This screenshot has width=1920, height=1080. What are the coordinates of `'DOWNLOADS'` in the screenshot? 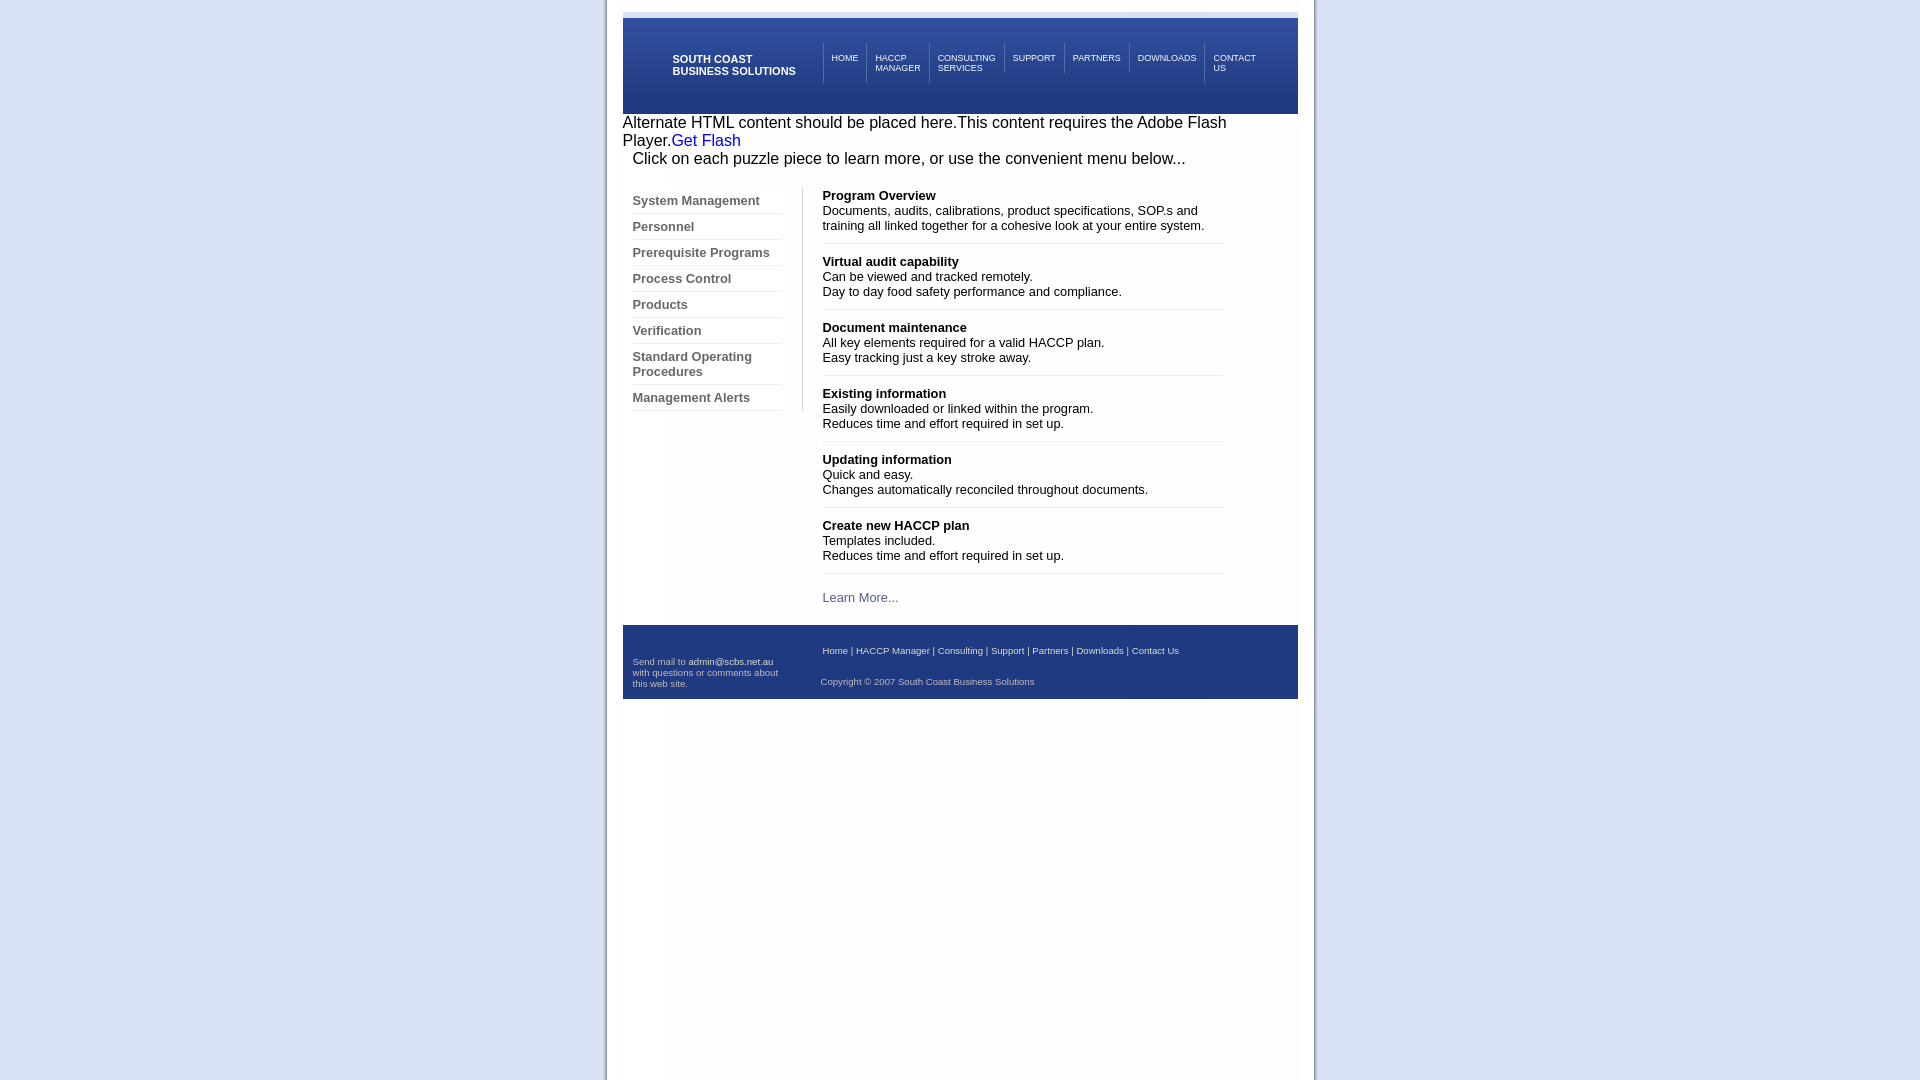 It's located at (1128, 56).